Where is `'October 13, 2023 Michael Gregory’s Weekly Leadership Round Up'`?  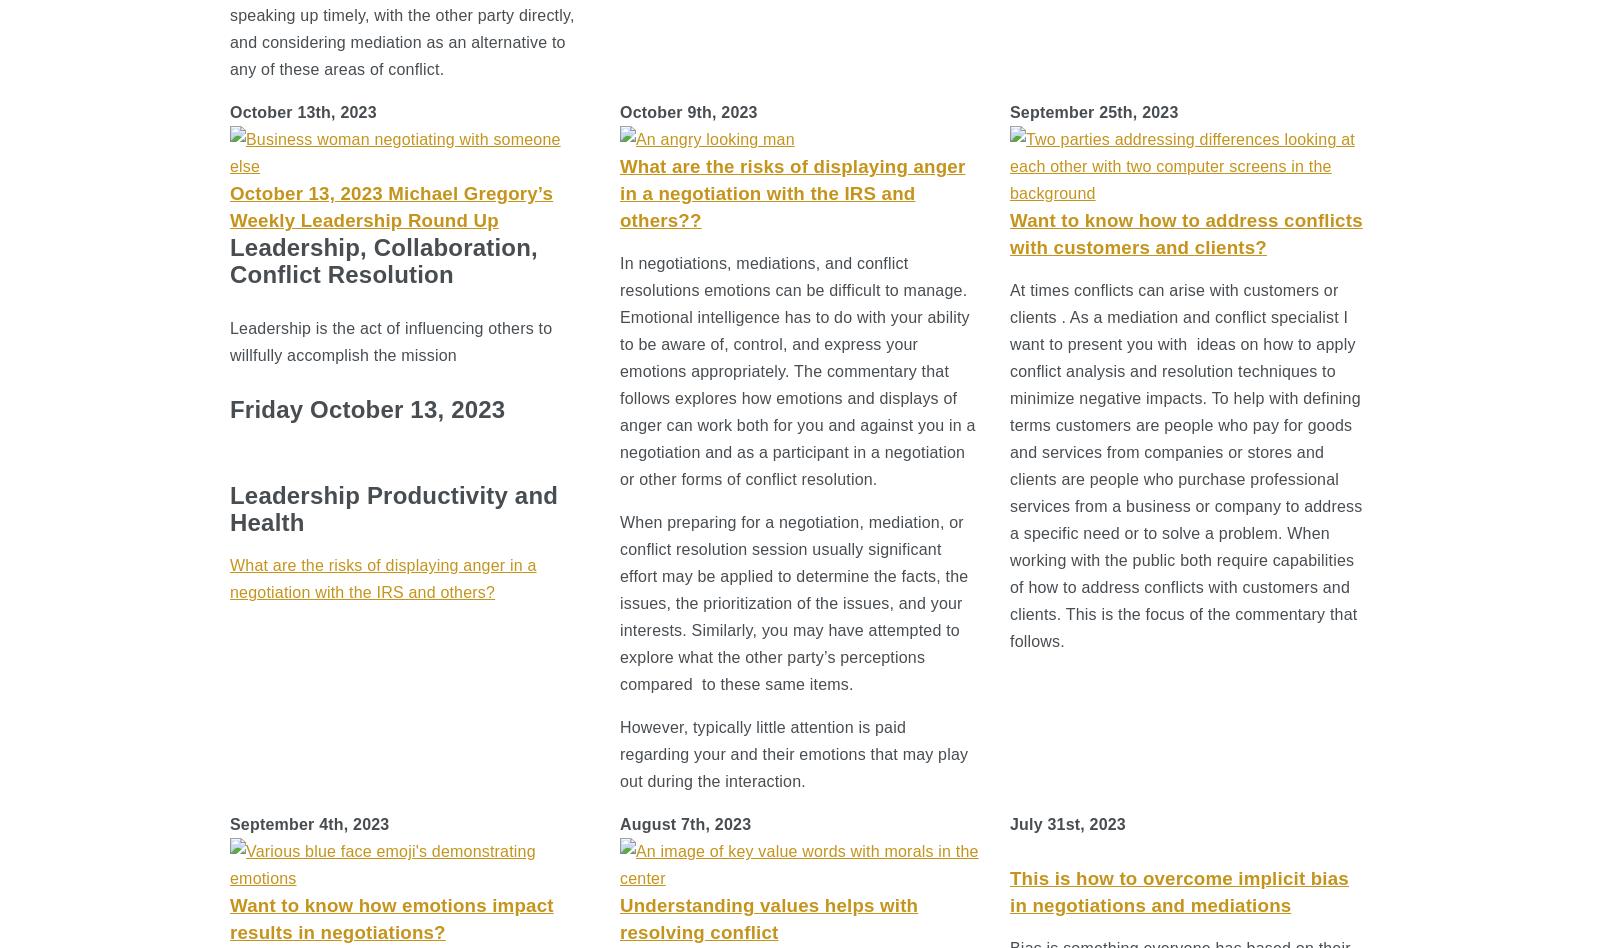
'October 13, 2023 Michael Gregory’s Weekly Leadership Round Up' is located at coordinates (391, 206).